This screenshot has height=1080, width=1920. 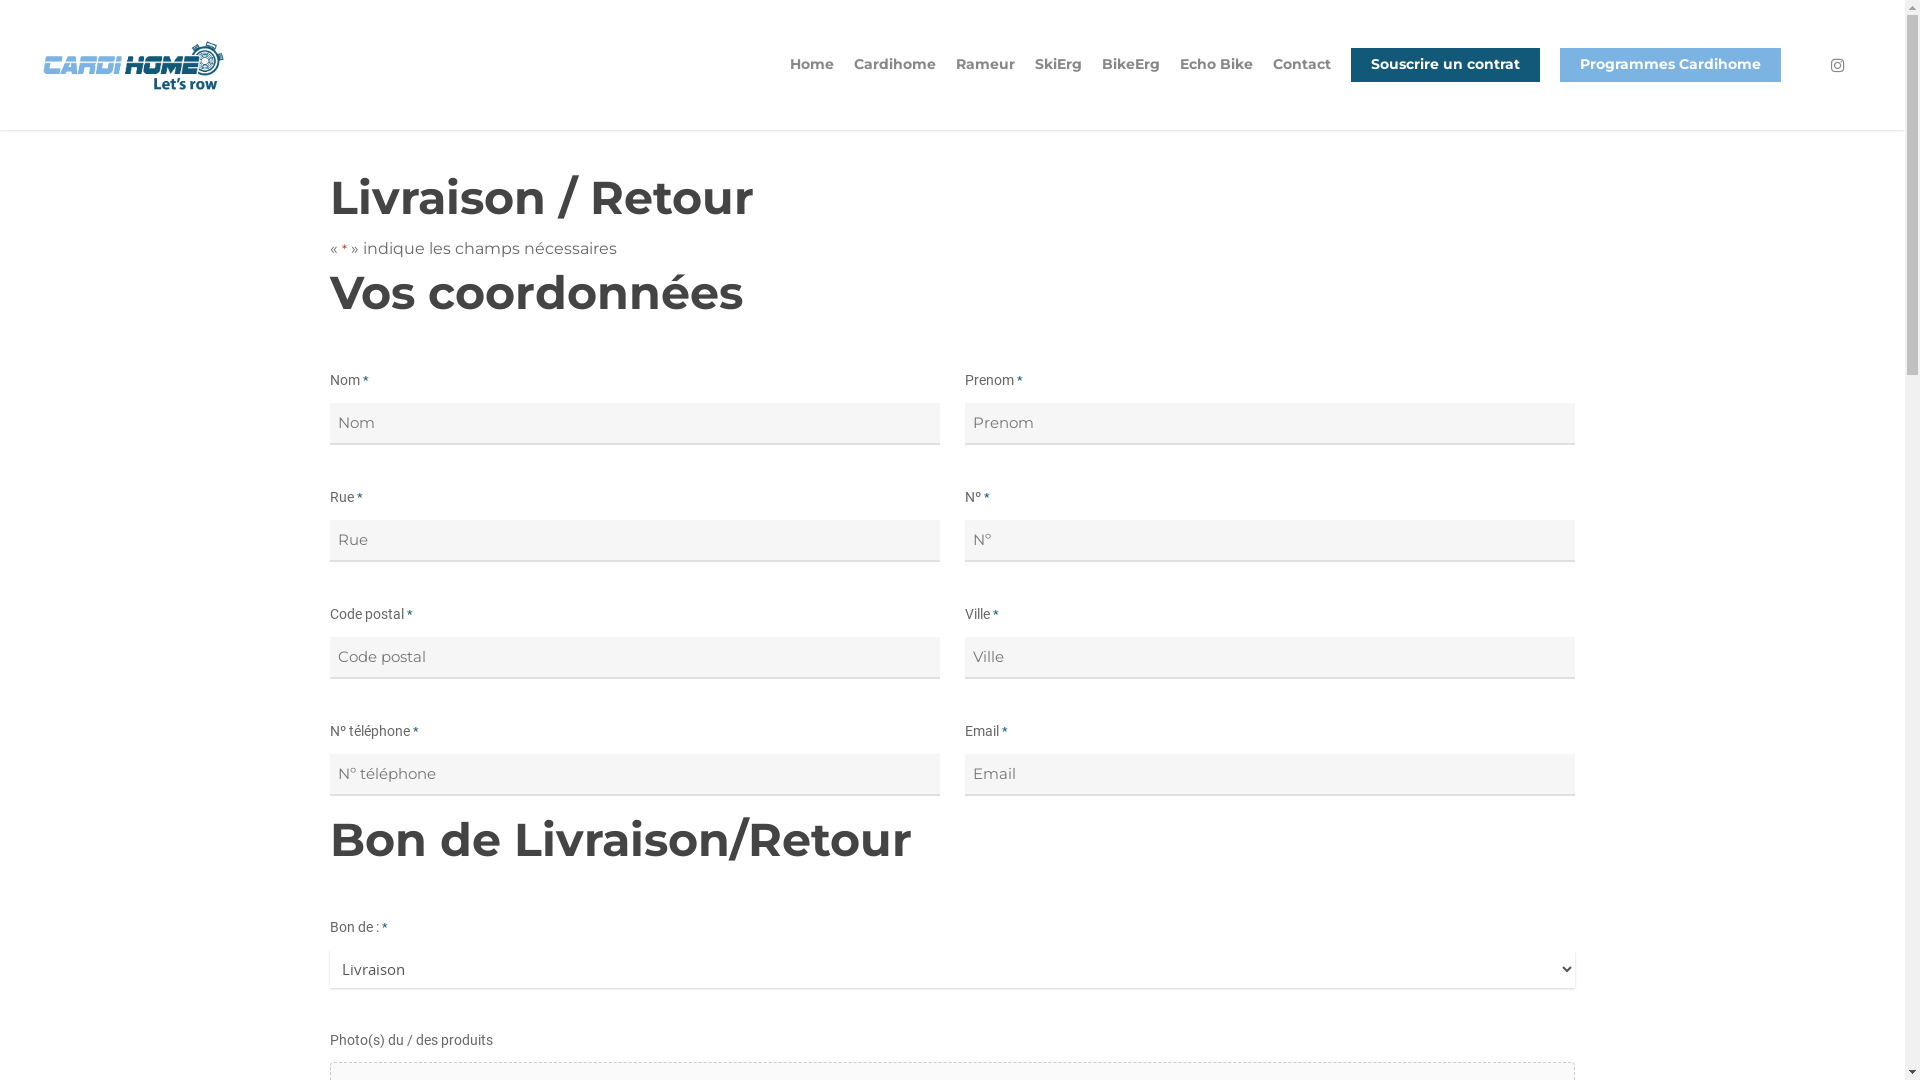 What do you see at coordinates (1445, 77) in the screenshot?
I see `'Souscrire un contrat'` at bounding box center [1445, 77].